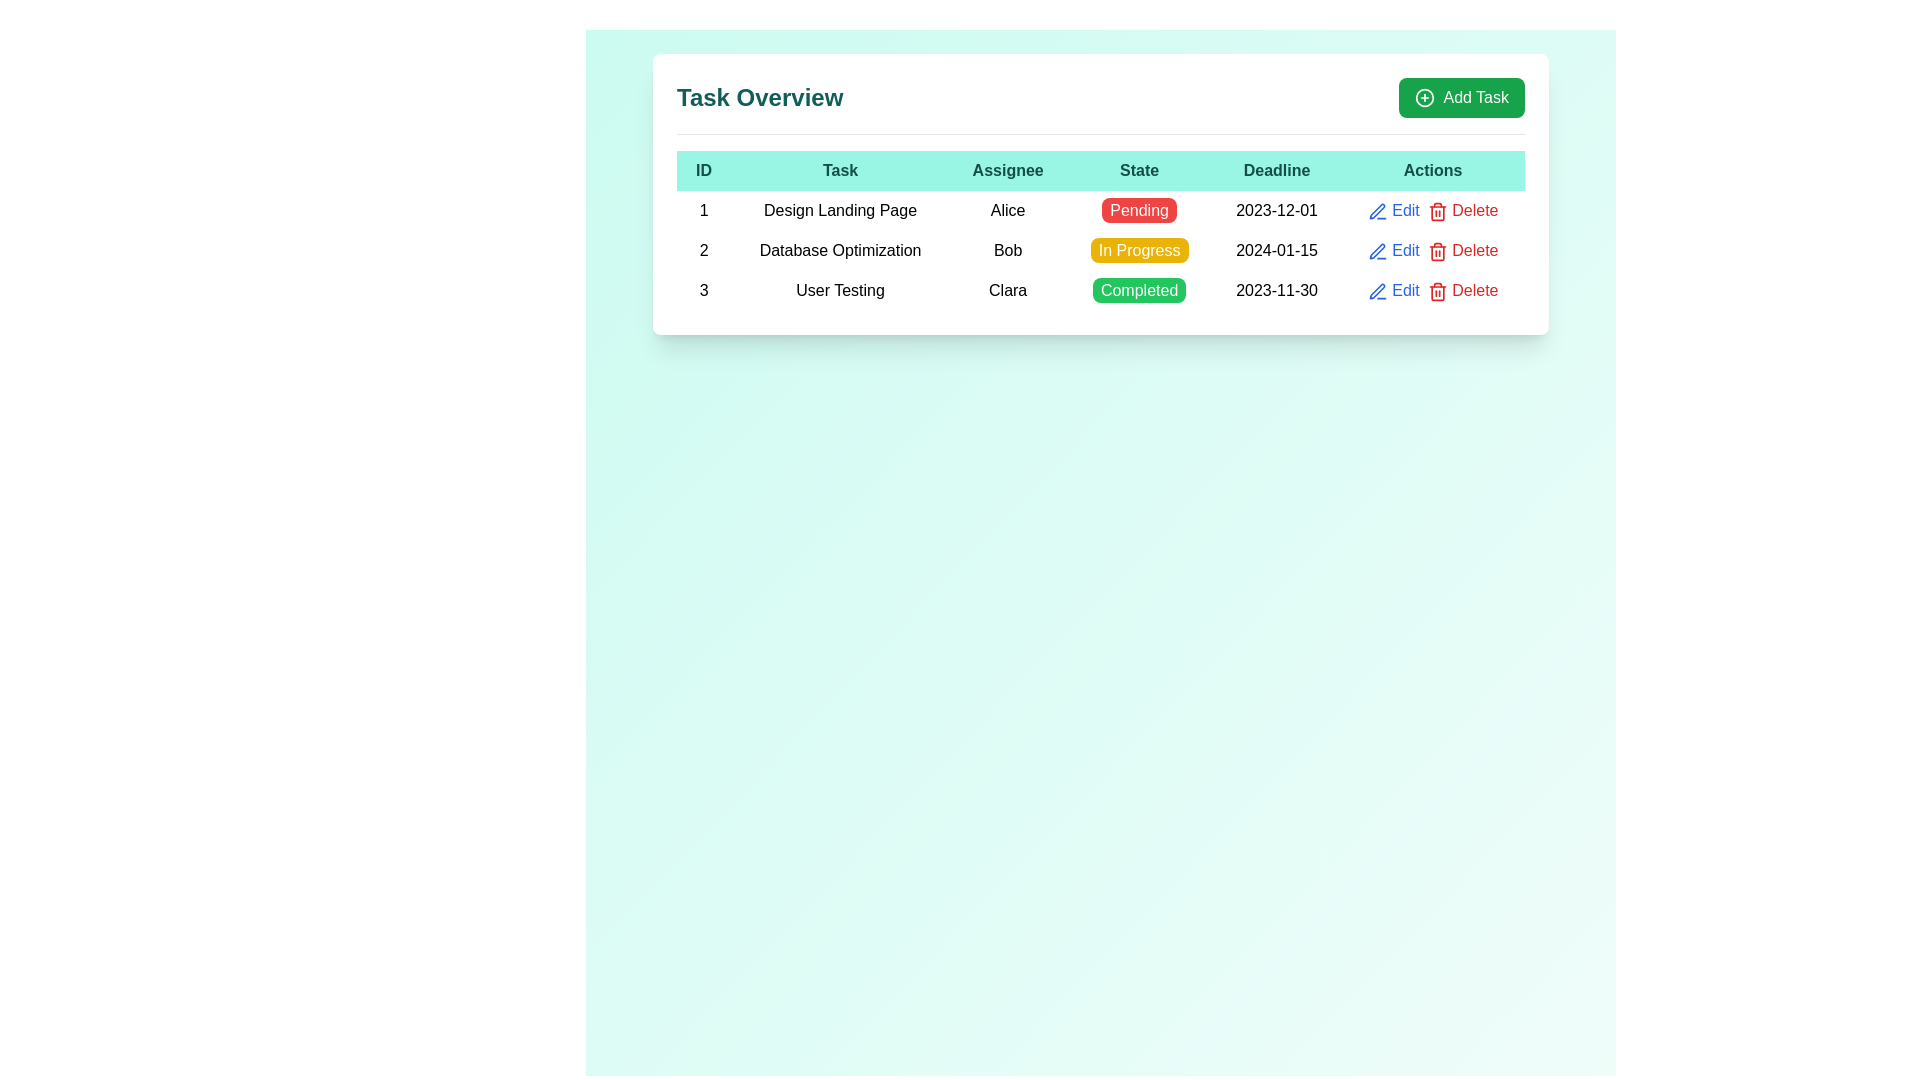  Describe the element at coordinates (1463, 211) in the screenshot. I see `the delete hyperlink with icon in the 'Actions' column of the third row of the task table` at that location.